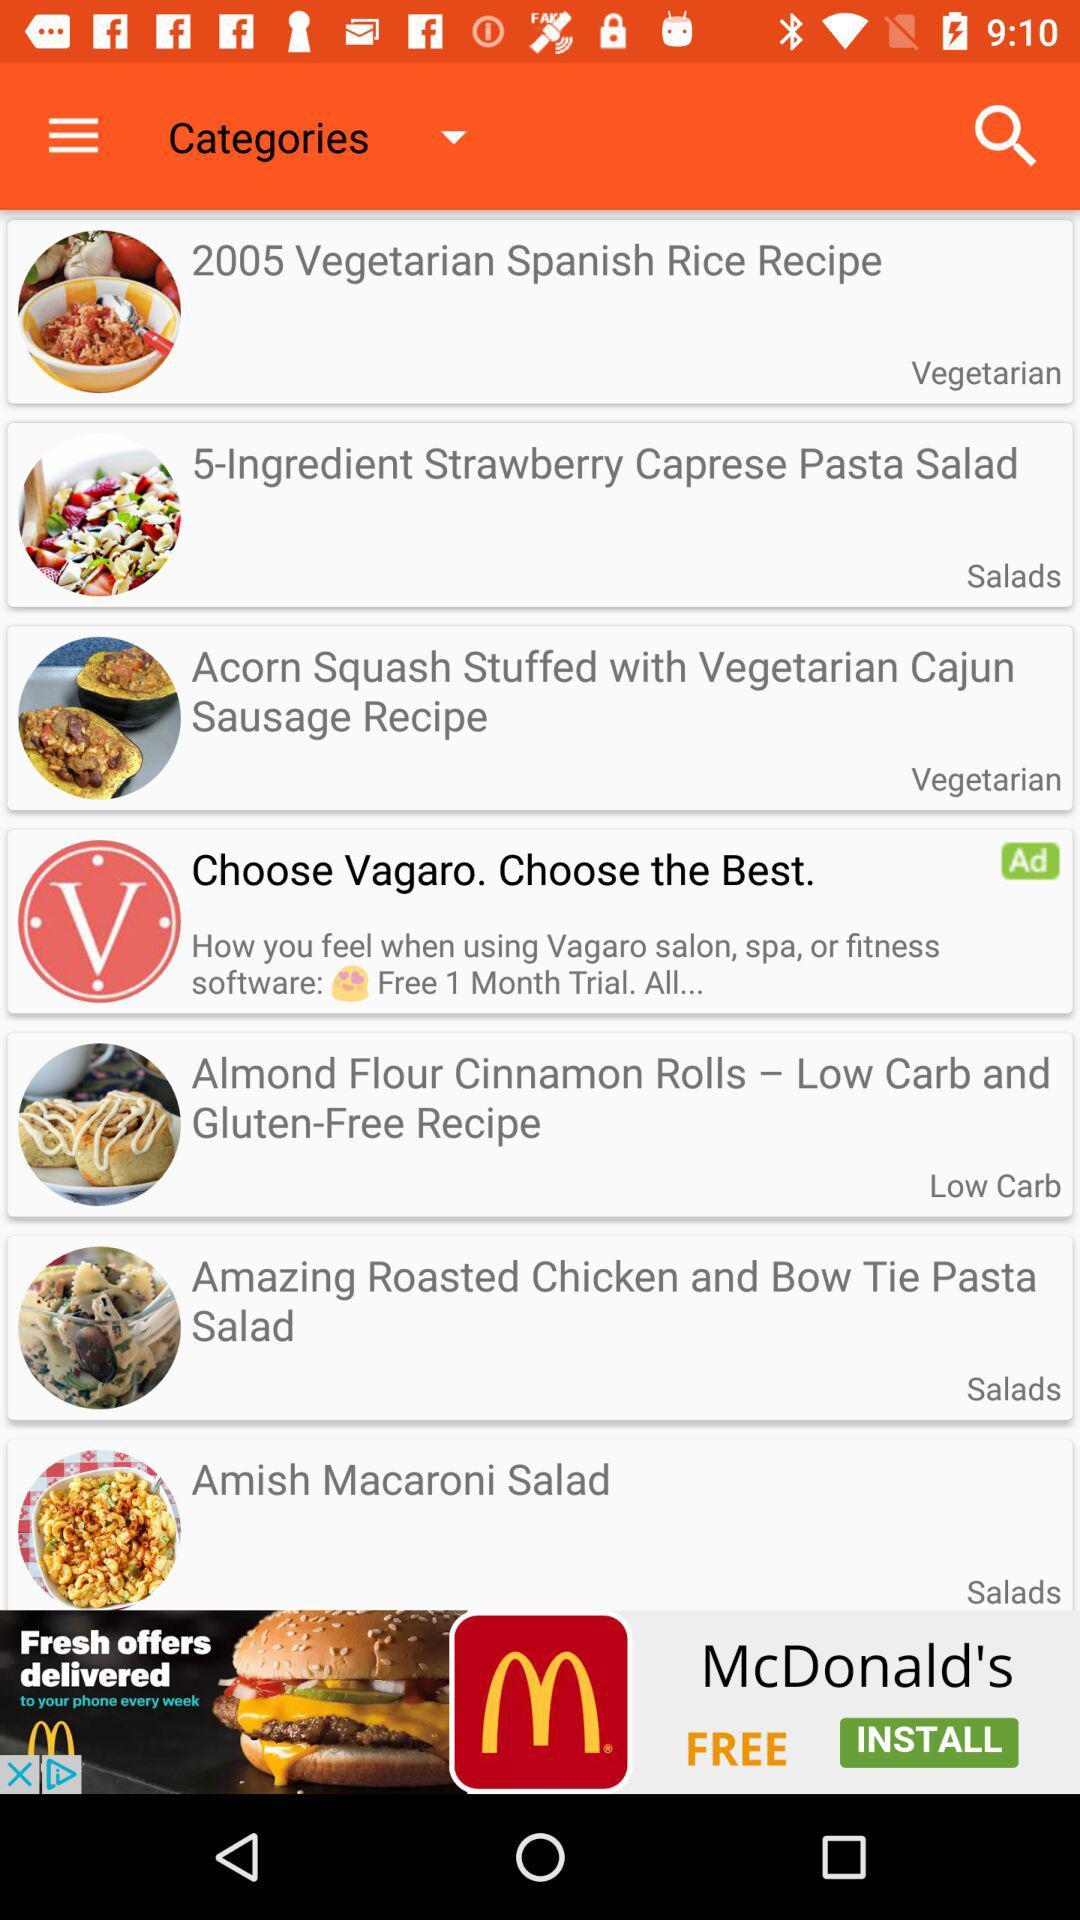 This screenshot has width=1080, height=1920. Describe the element at coordinates (1006, 136) in the screenshot. I see `the search icon at the top right corner` at that location.